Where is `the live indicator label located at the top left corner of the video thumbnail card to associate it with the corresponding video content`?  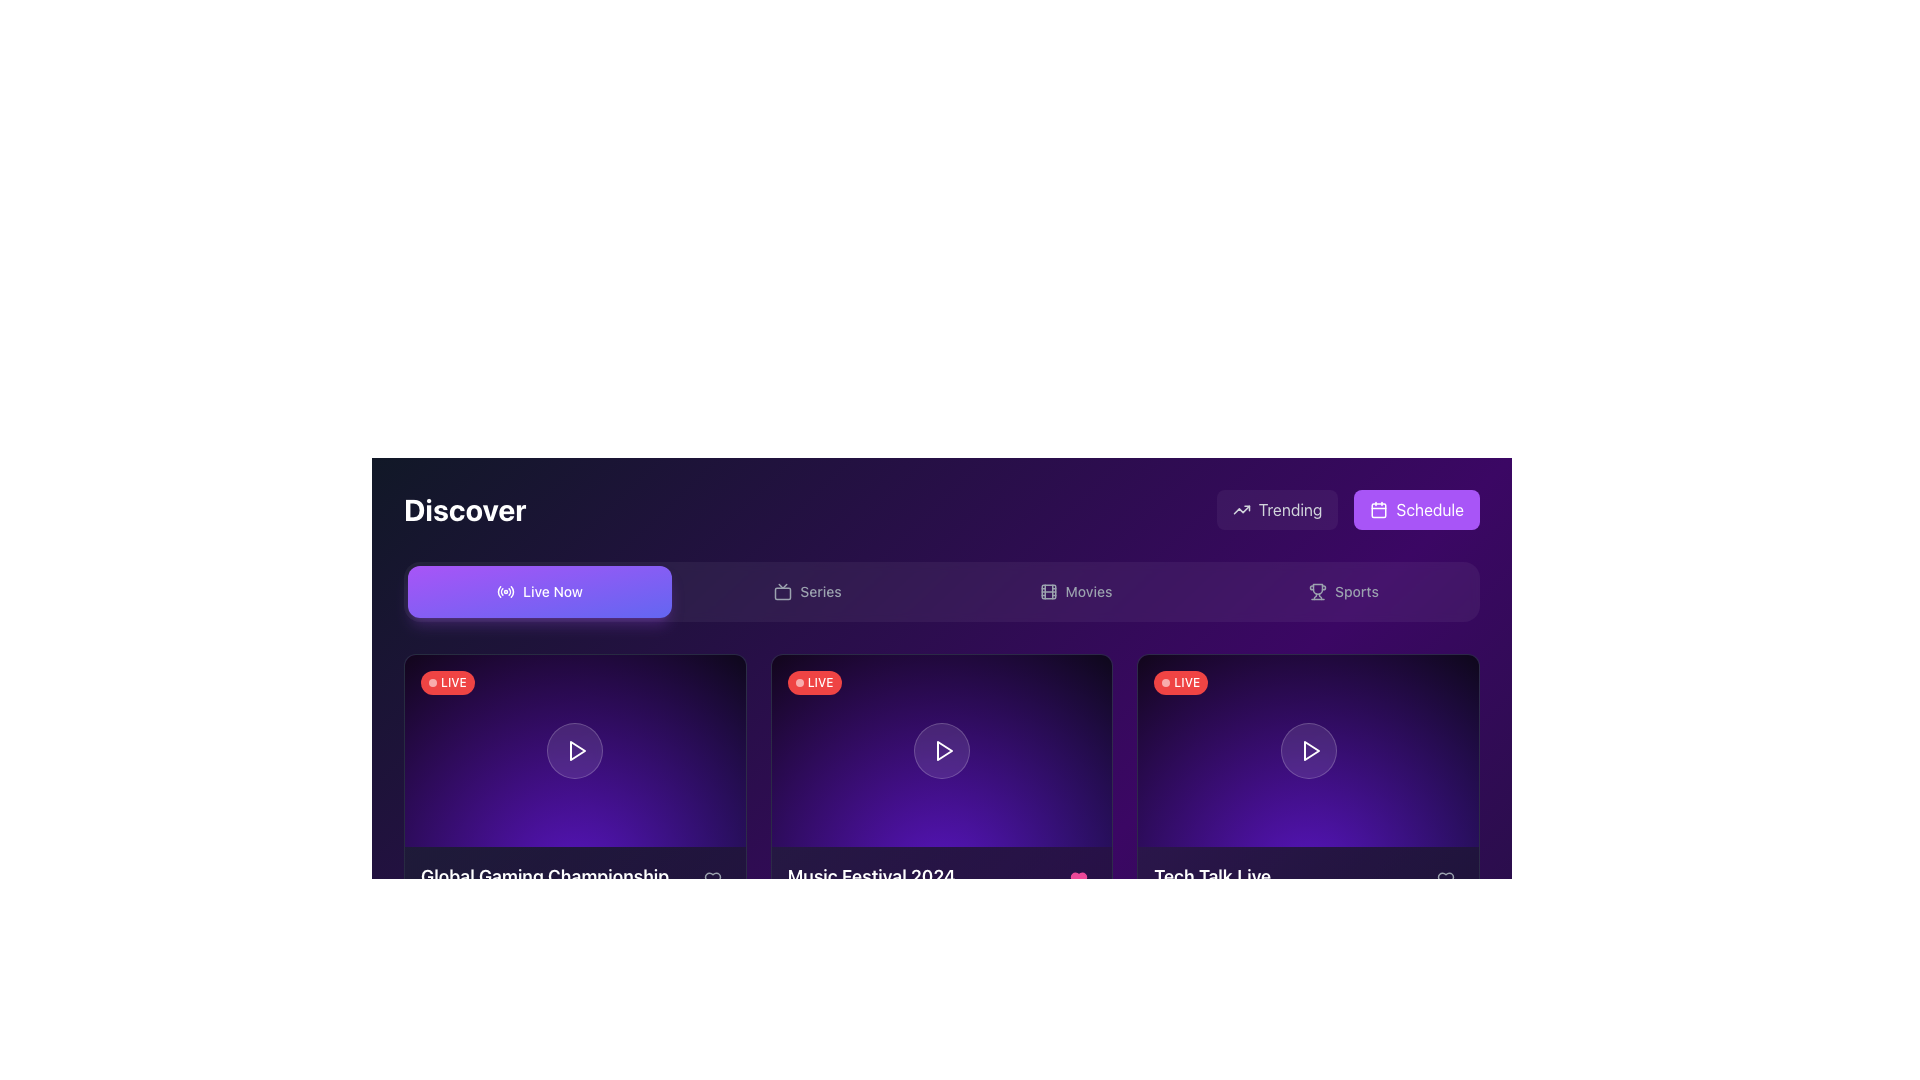
the live indicator label located at the top left corner of the video thumbnail card to associate it with the corresponding video content is located at coordinates (814, 681).